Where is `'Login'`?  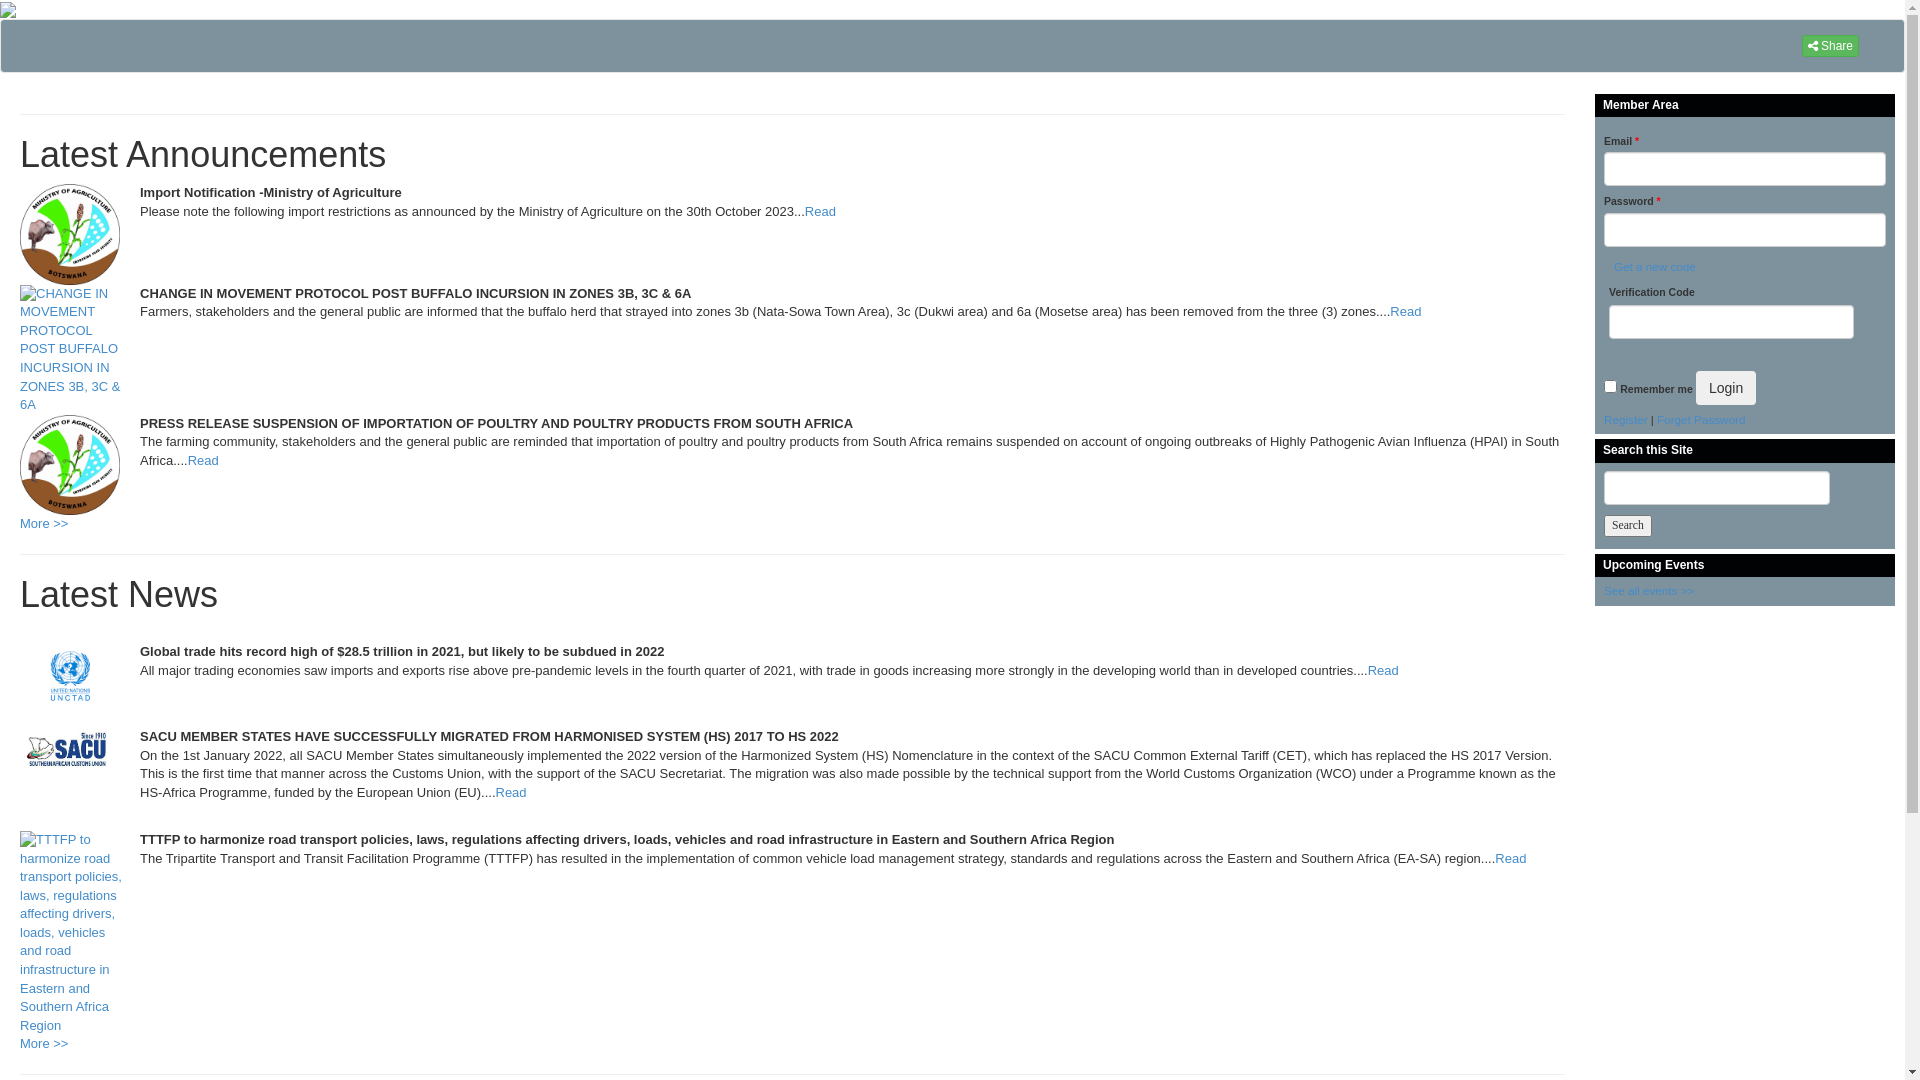
'Login' is located at coordinates (1725, 388).